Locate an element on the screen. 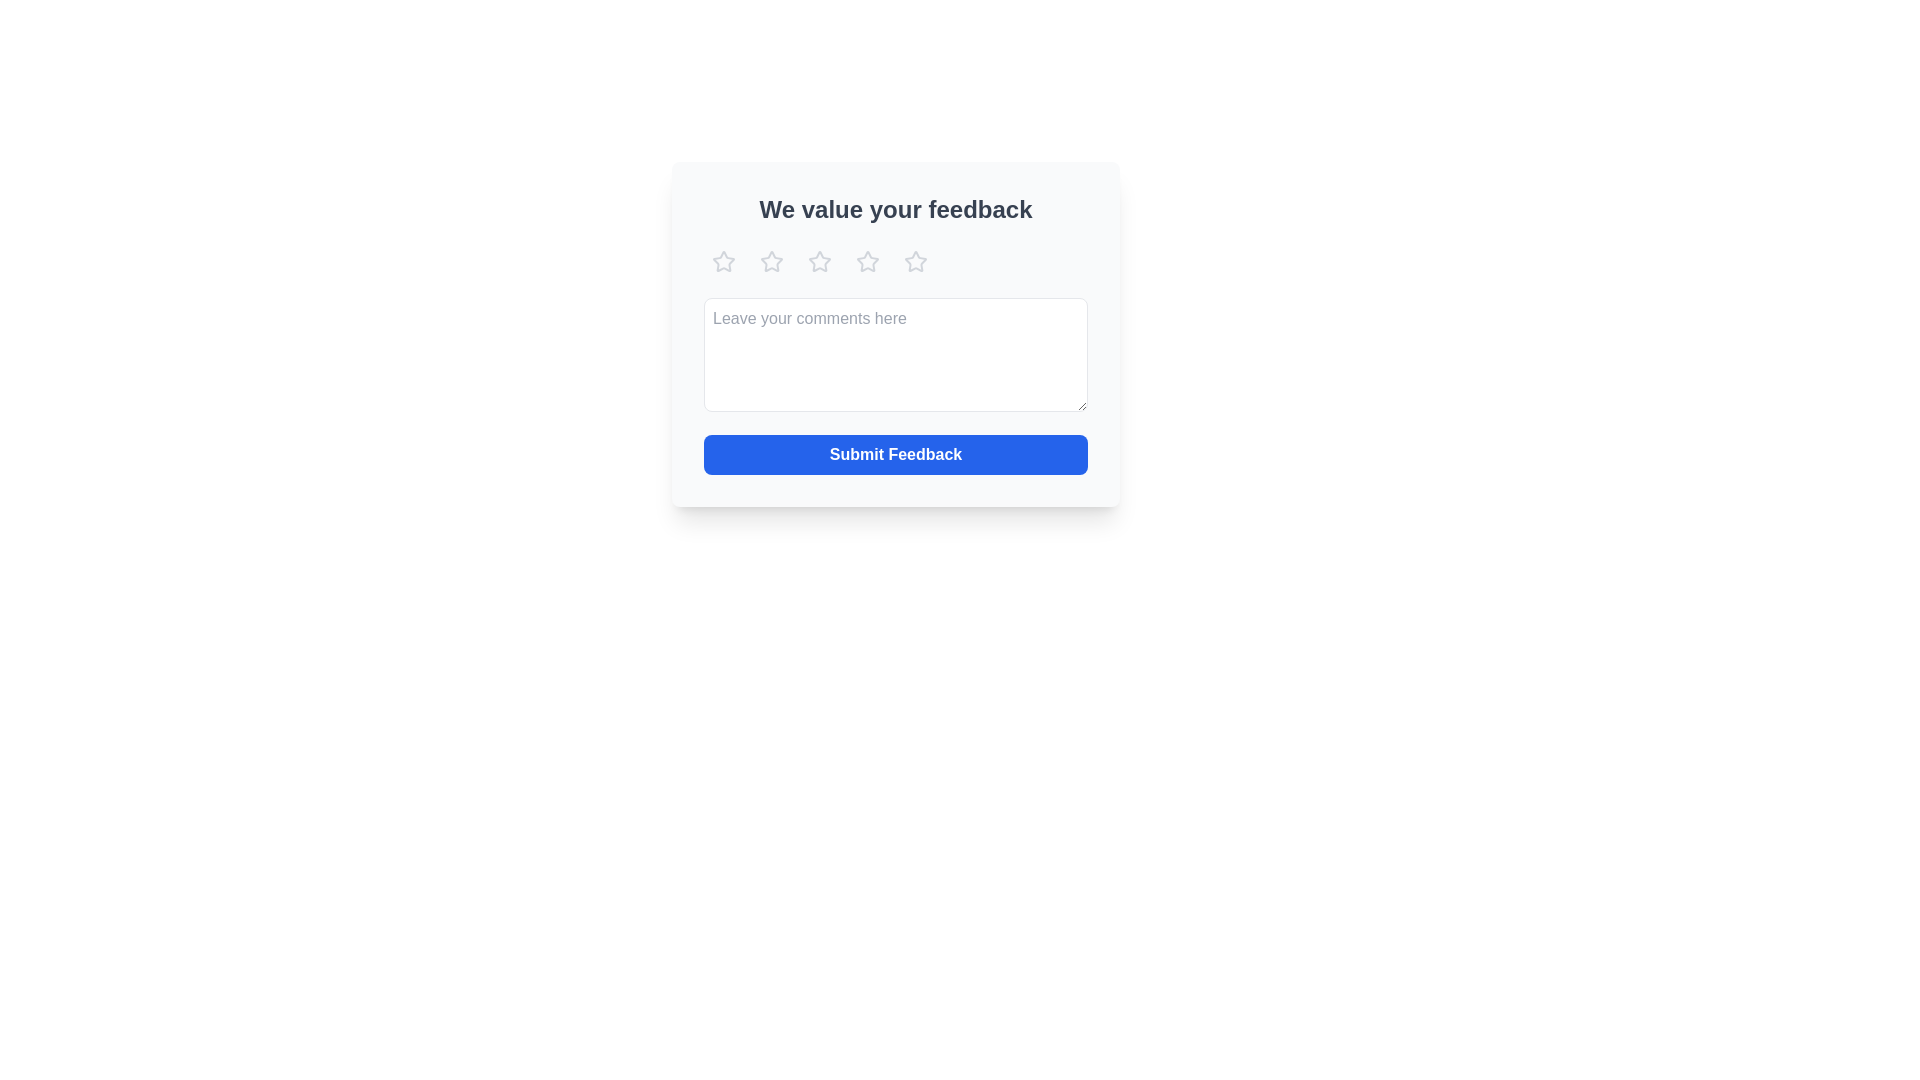  the third star icon is located at coordinates (868, 261).